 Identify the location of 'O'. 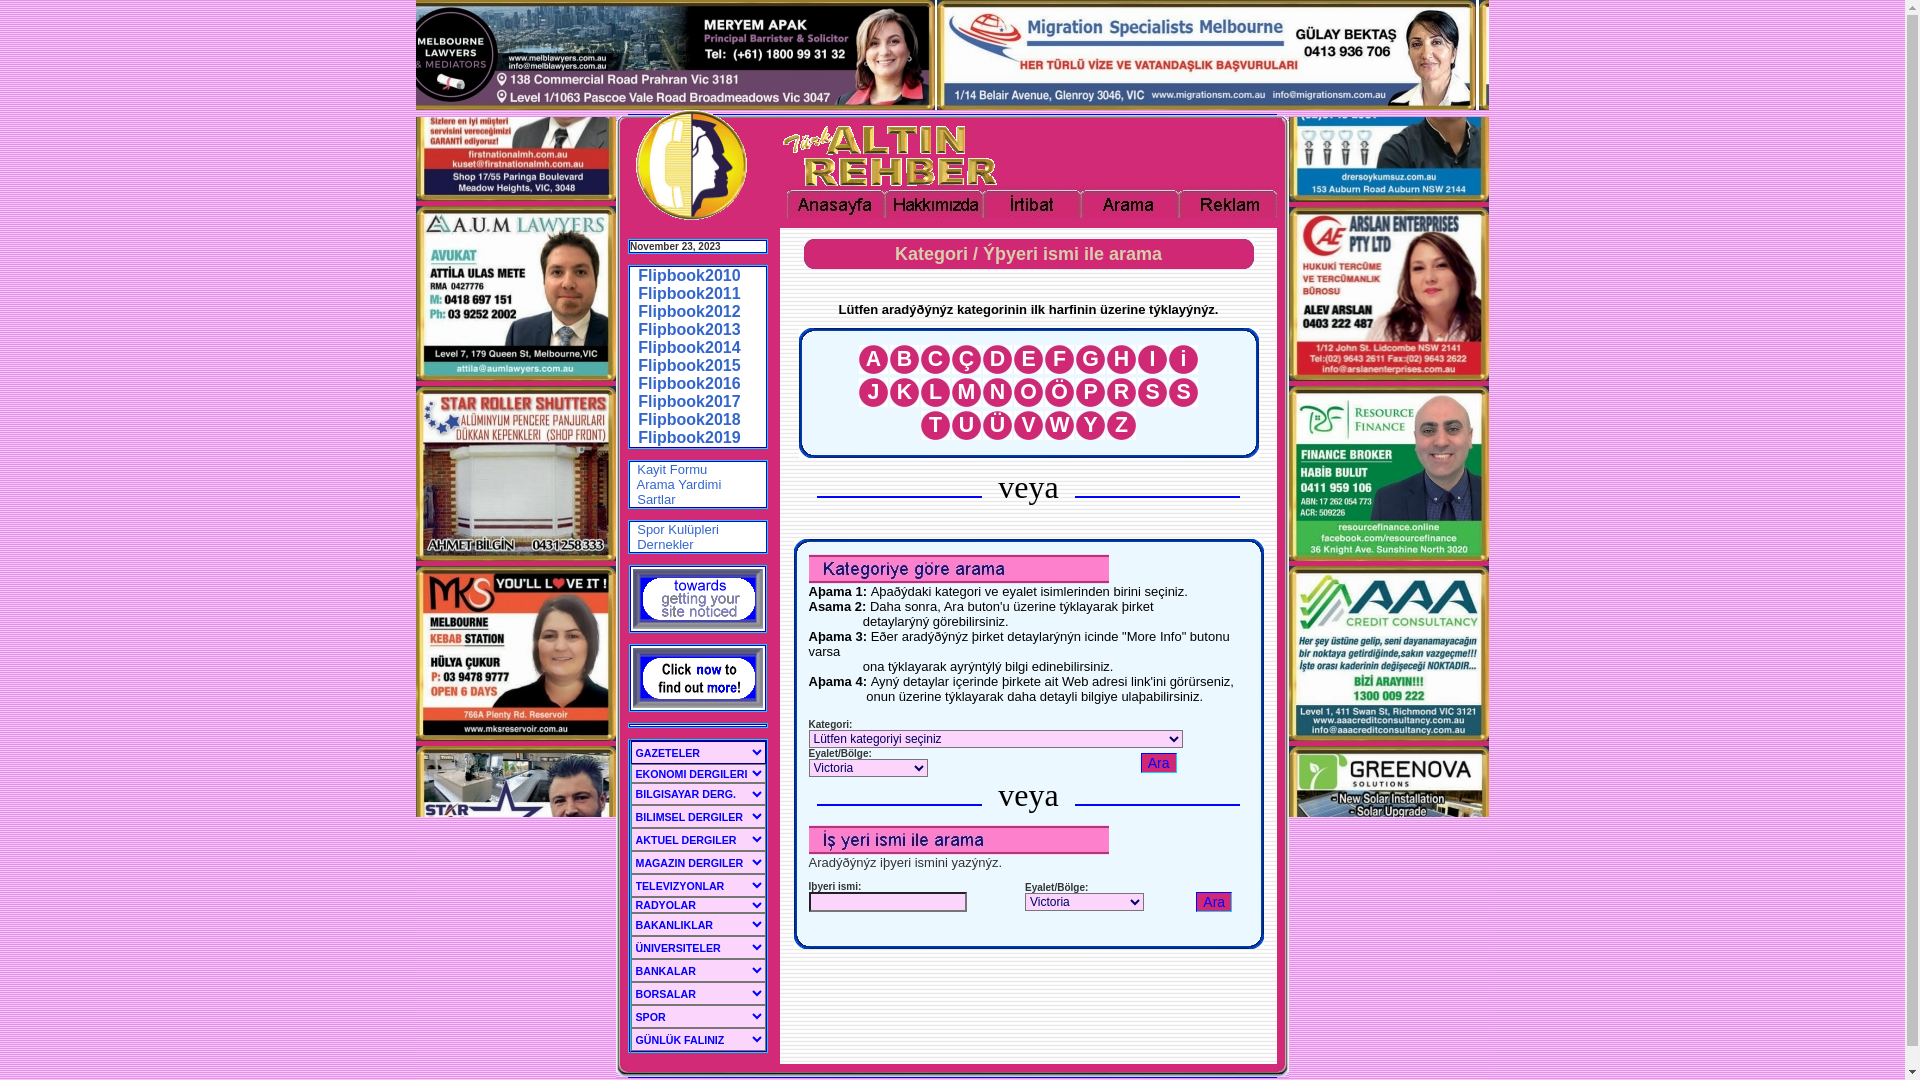
(1028, 395).